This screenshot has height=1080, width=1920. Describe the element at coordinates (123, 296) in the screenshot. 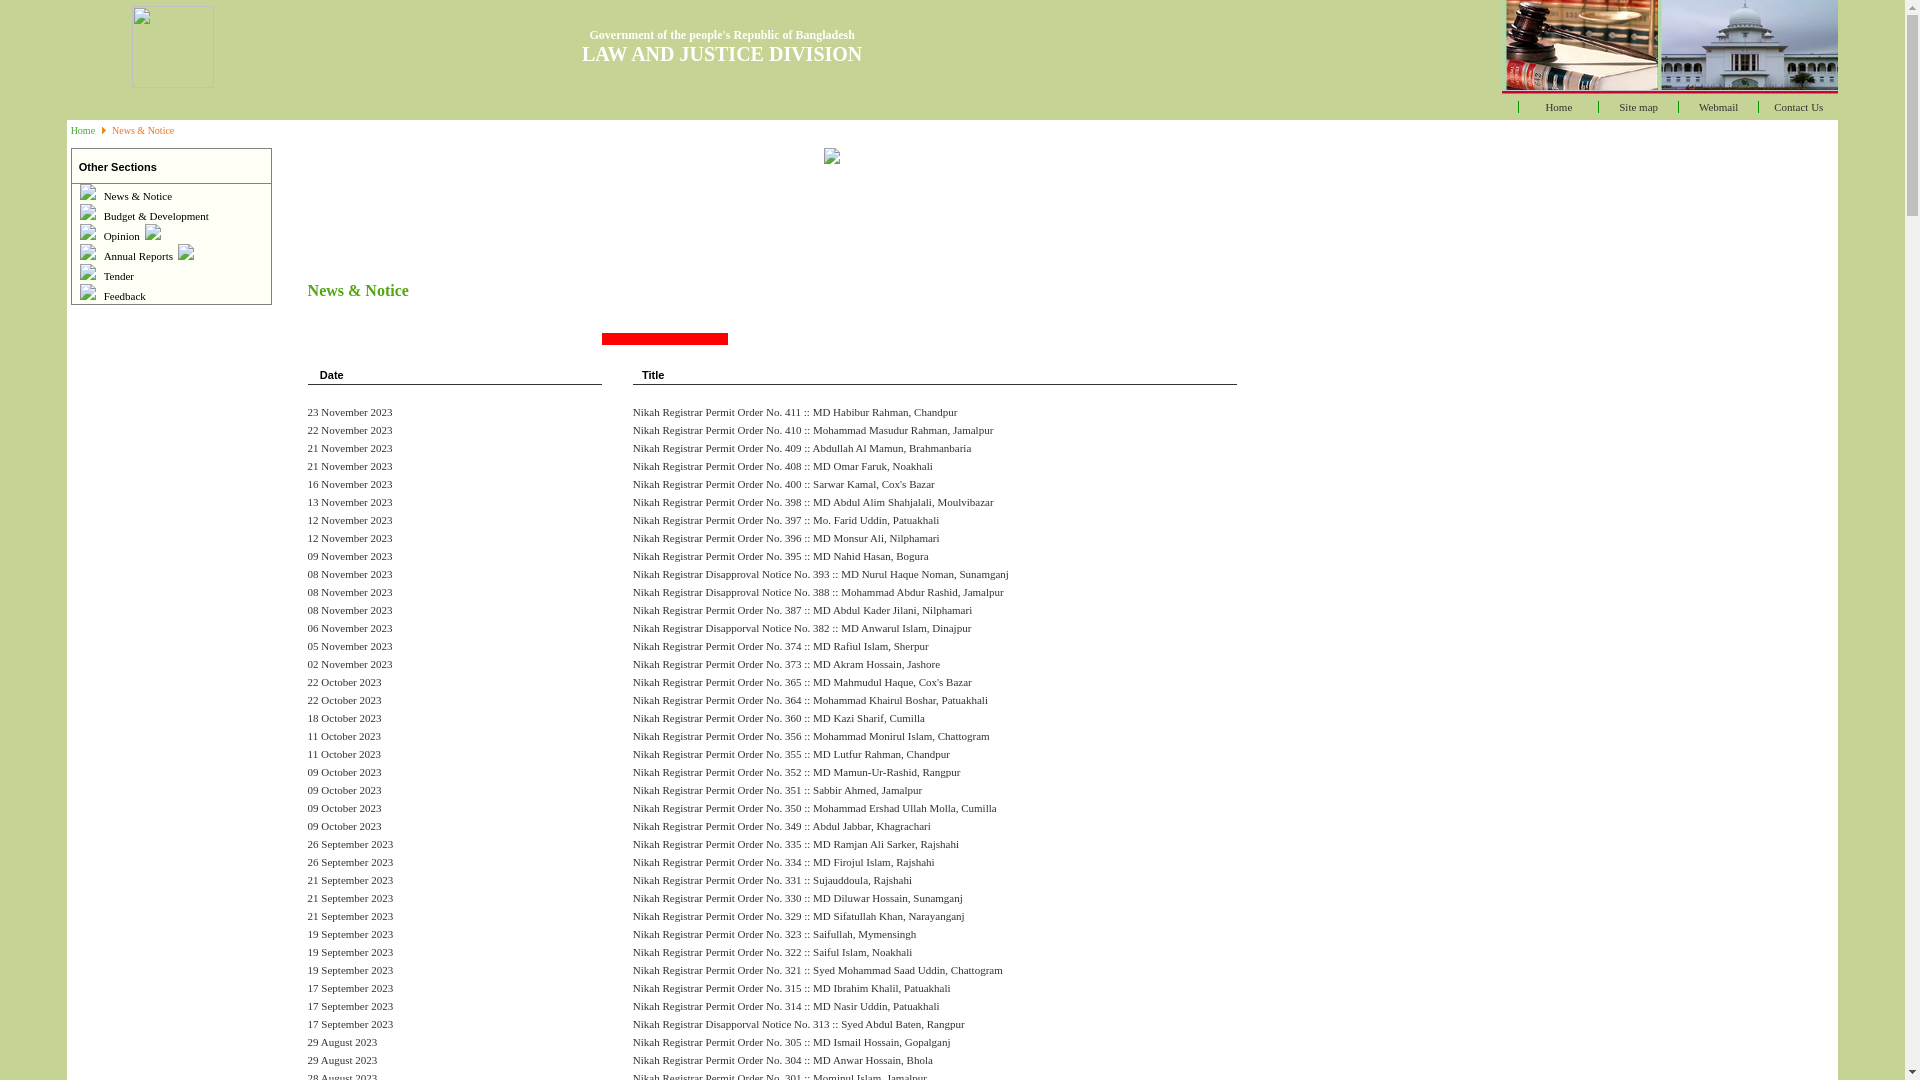

I see `'Feedback'` at that location.